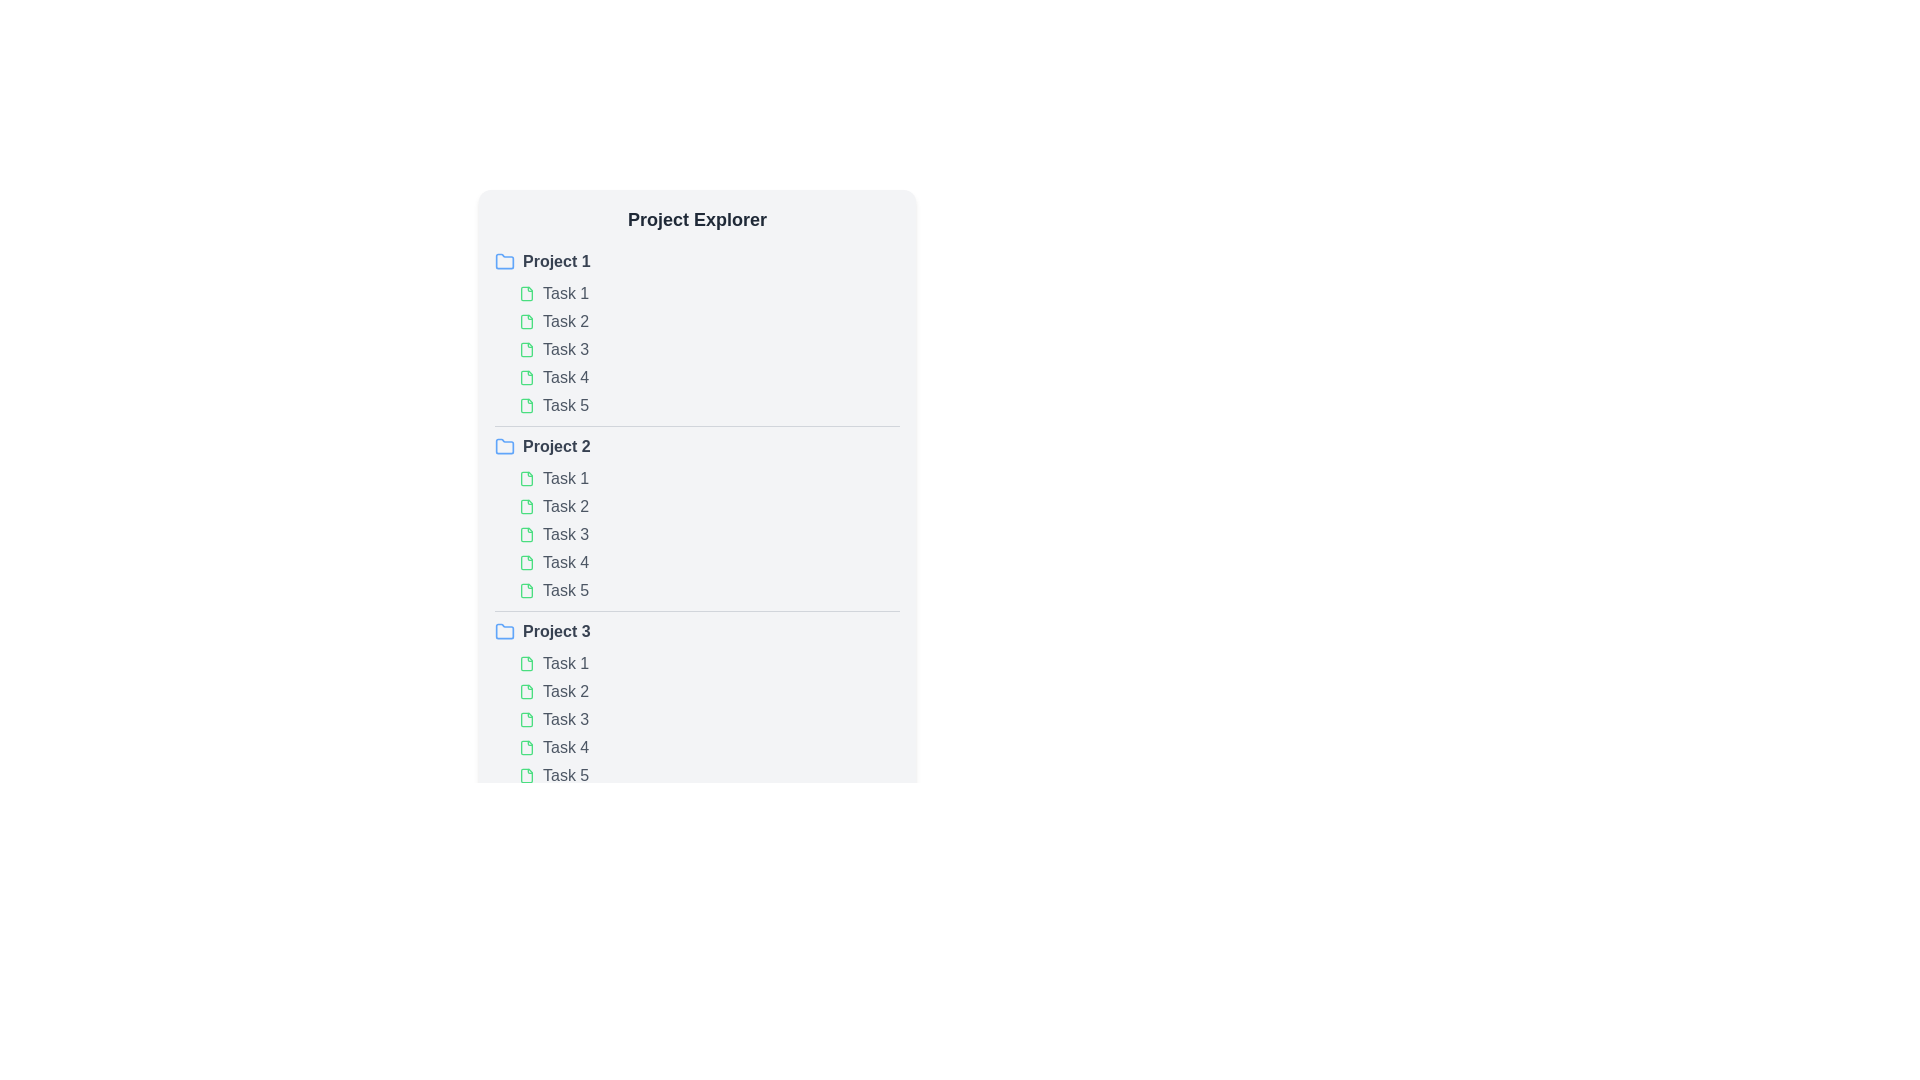 The image size is (1920, 1080). What do you see at coordinates (527, 690) in the screenshot?
I see `the graphical indicator icon next to the text labeled 'Task 2' under the 'Project 3' section` at bounding box center [527, 690].